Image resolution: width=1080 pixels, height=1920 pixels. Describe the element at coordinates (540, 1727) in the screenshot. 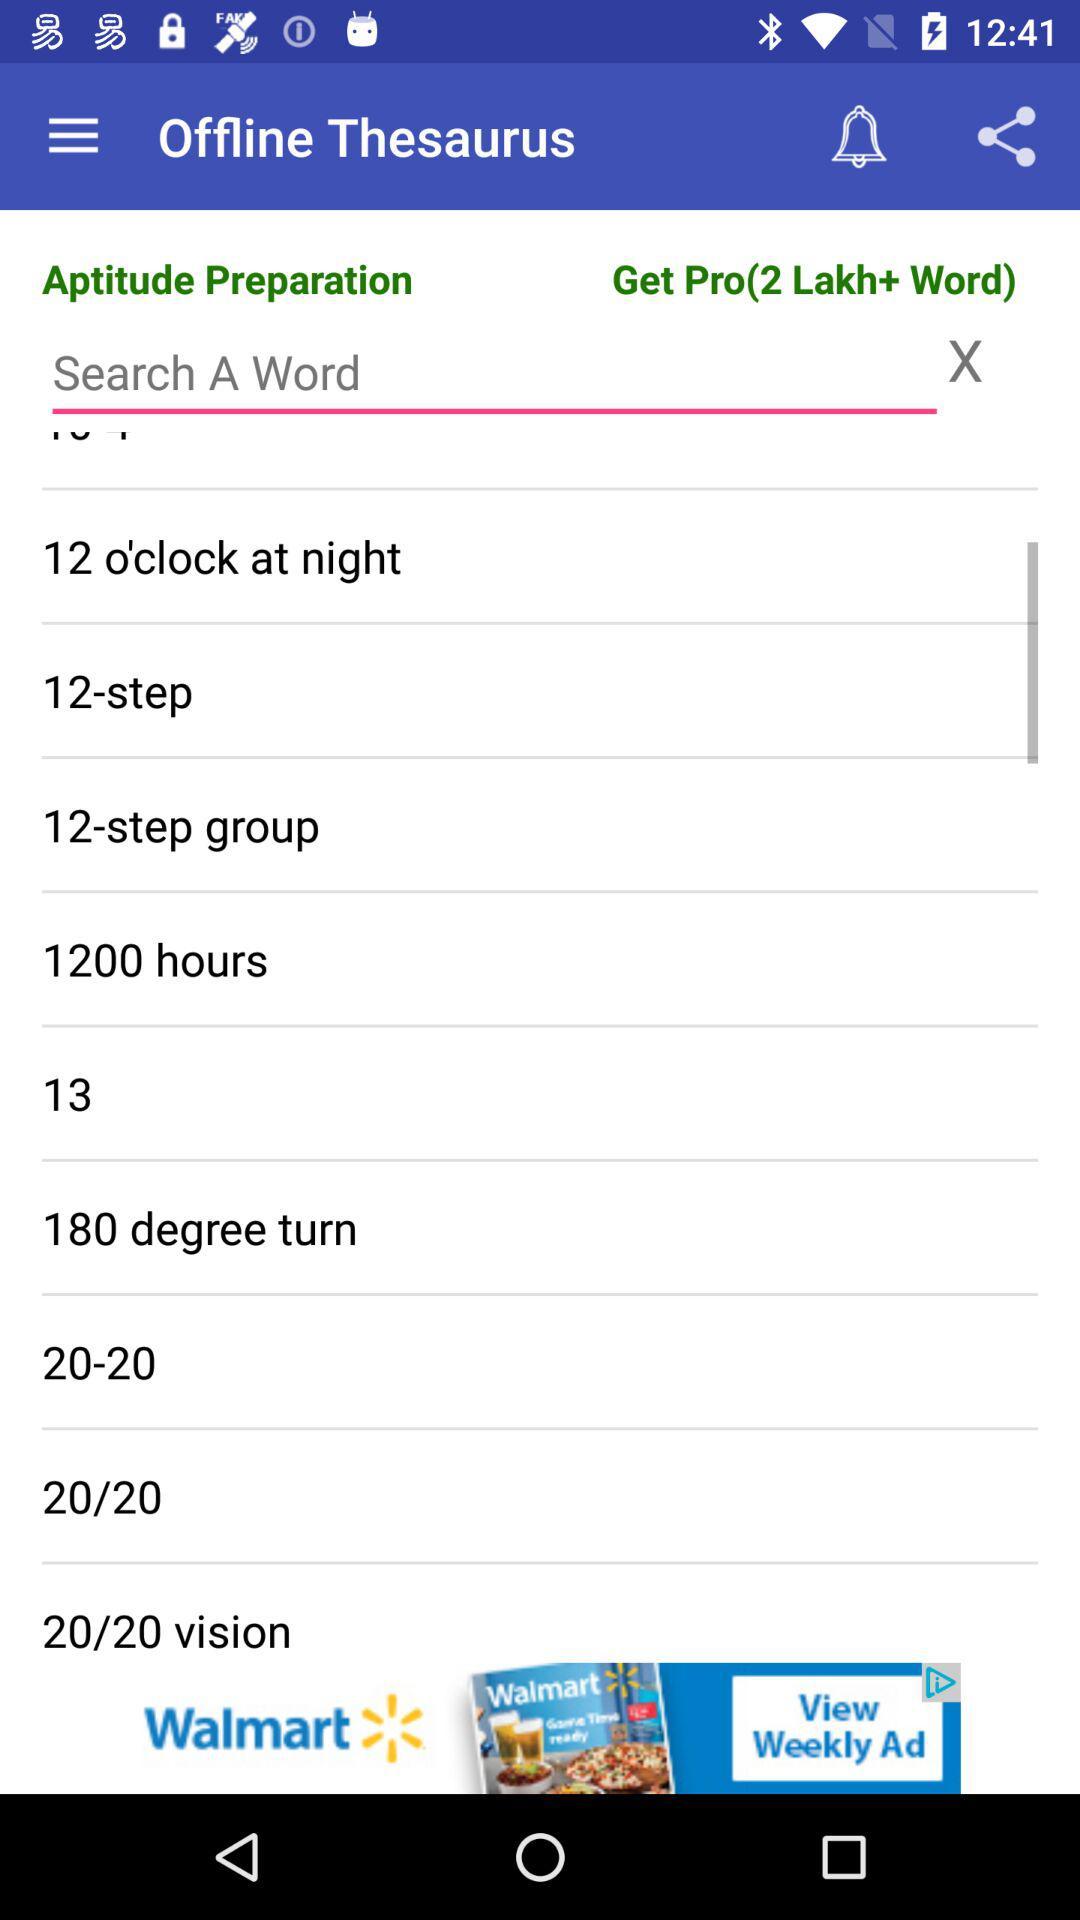

I see `click on the advertisement` at that location.